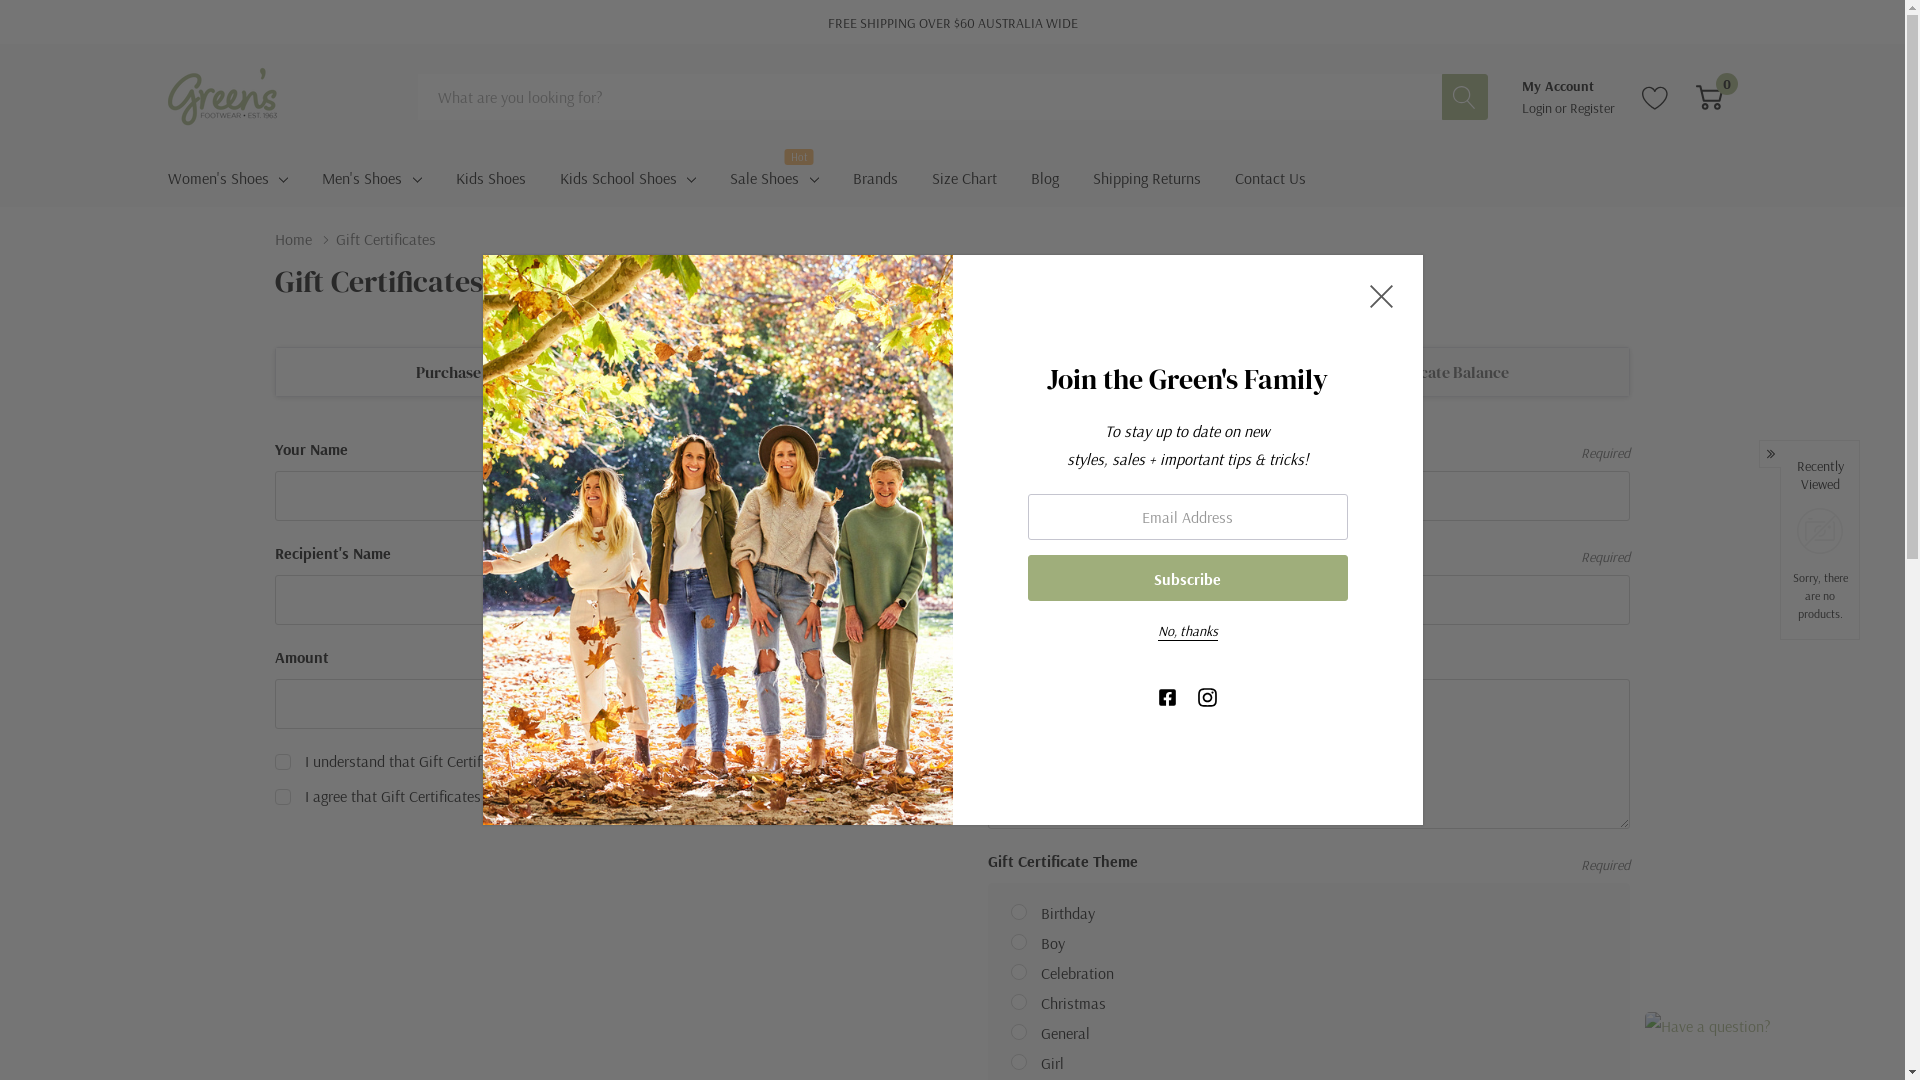 The image size is (1920, 1080). I want to click on 'Redeem Gift Certificate', so click(727, 371).